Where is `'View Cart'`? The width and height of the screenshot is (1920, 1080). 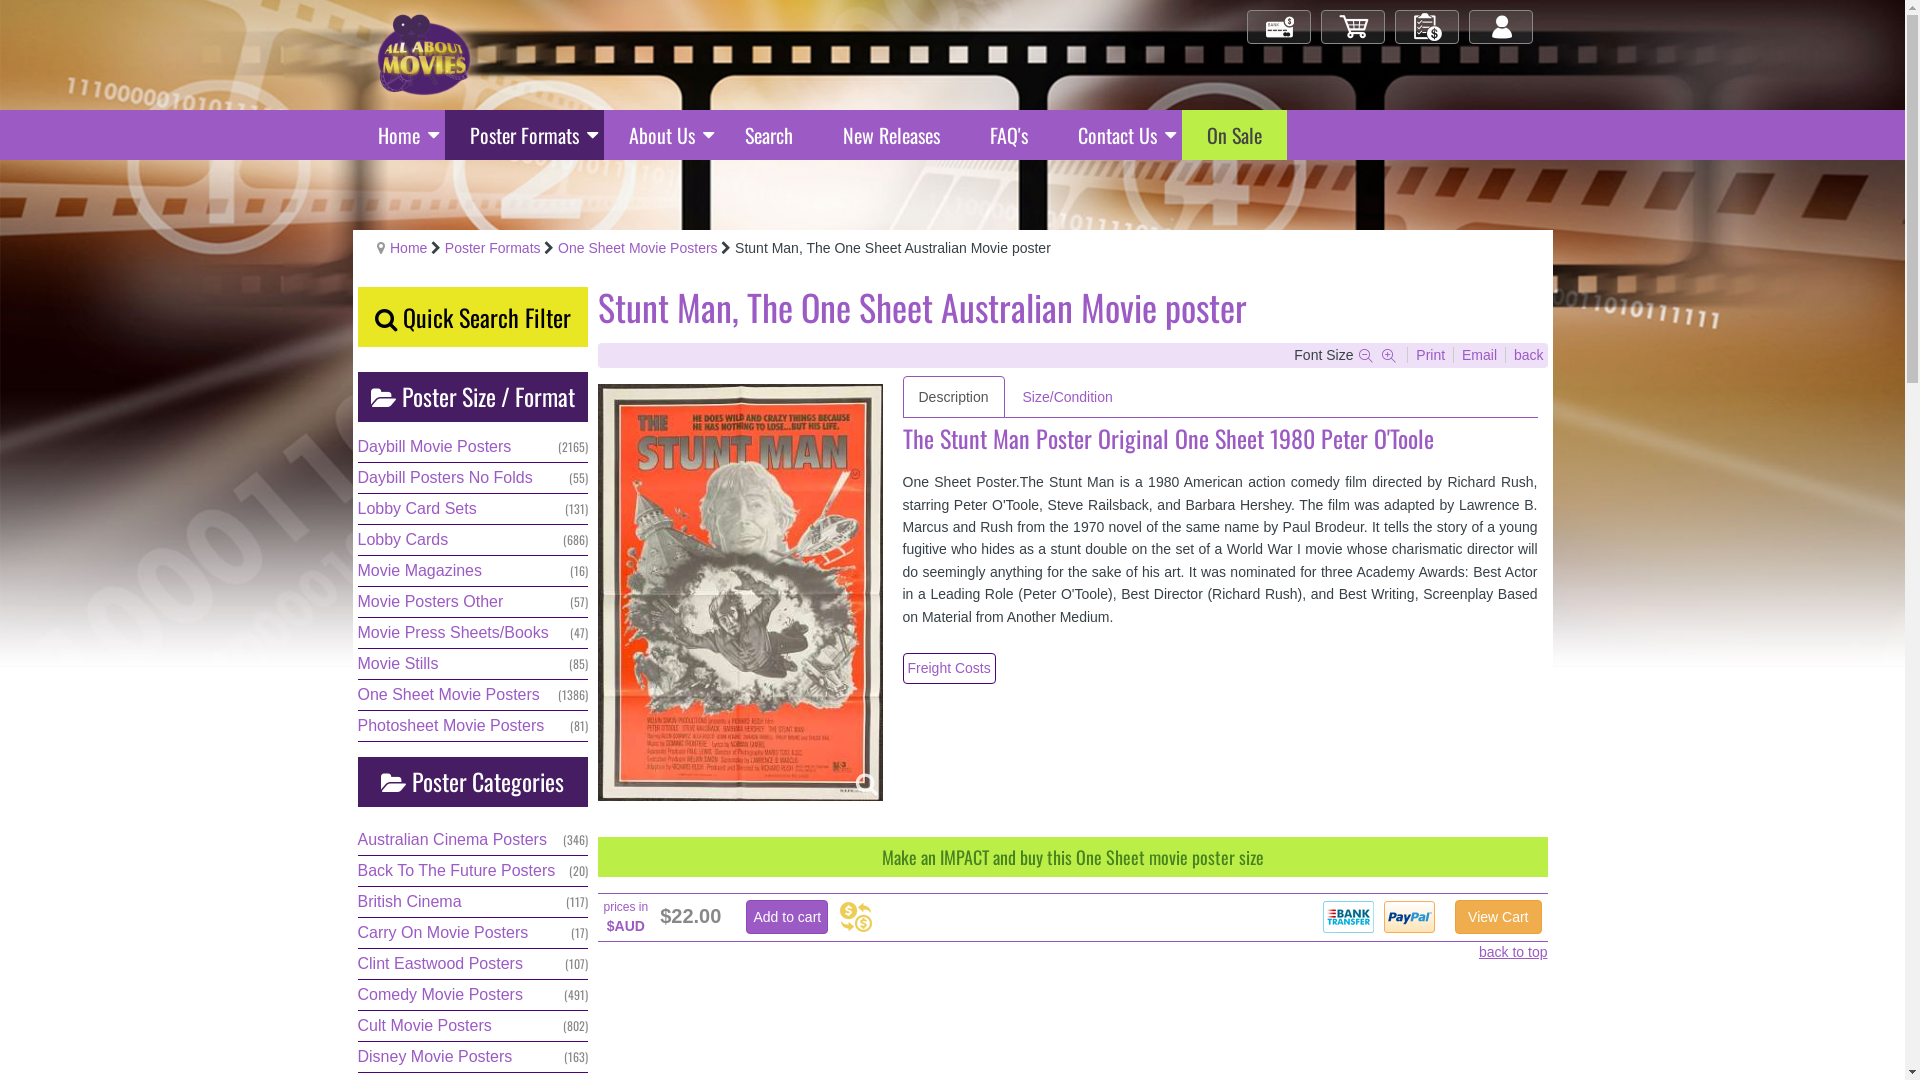
'View Cart' is located at coordinates (1454, 917).